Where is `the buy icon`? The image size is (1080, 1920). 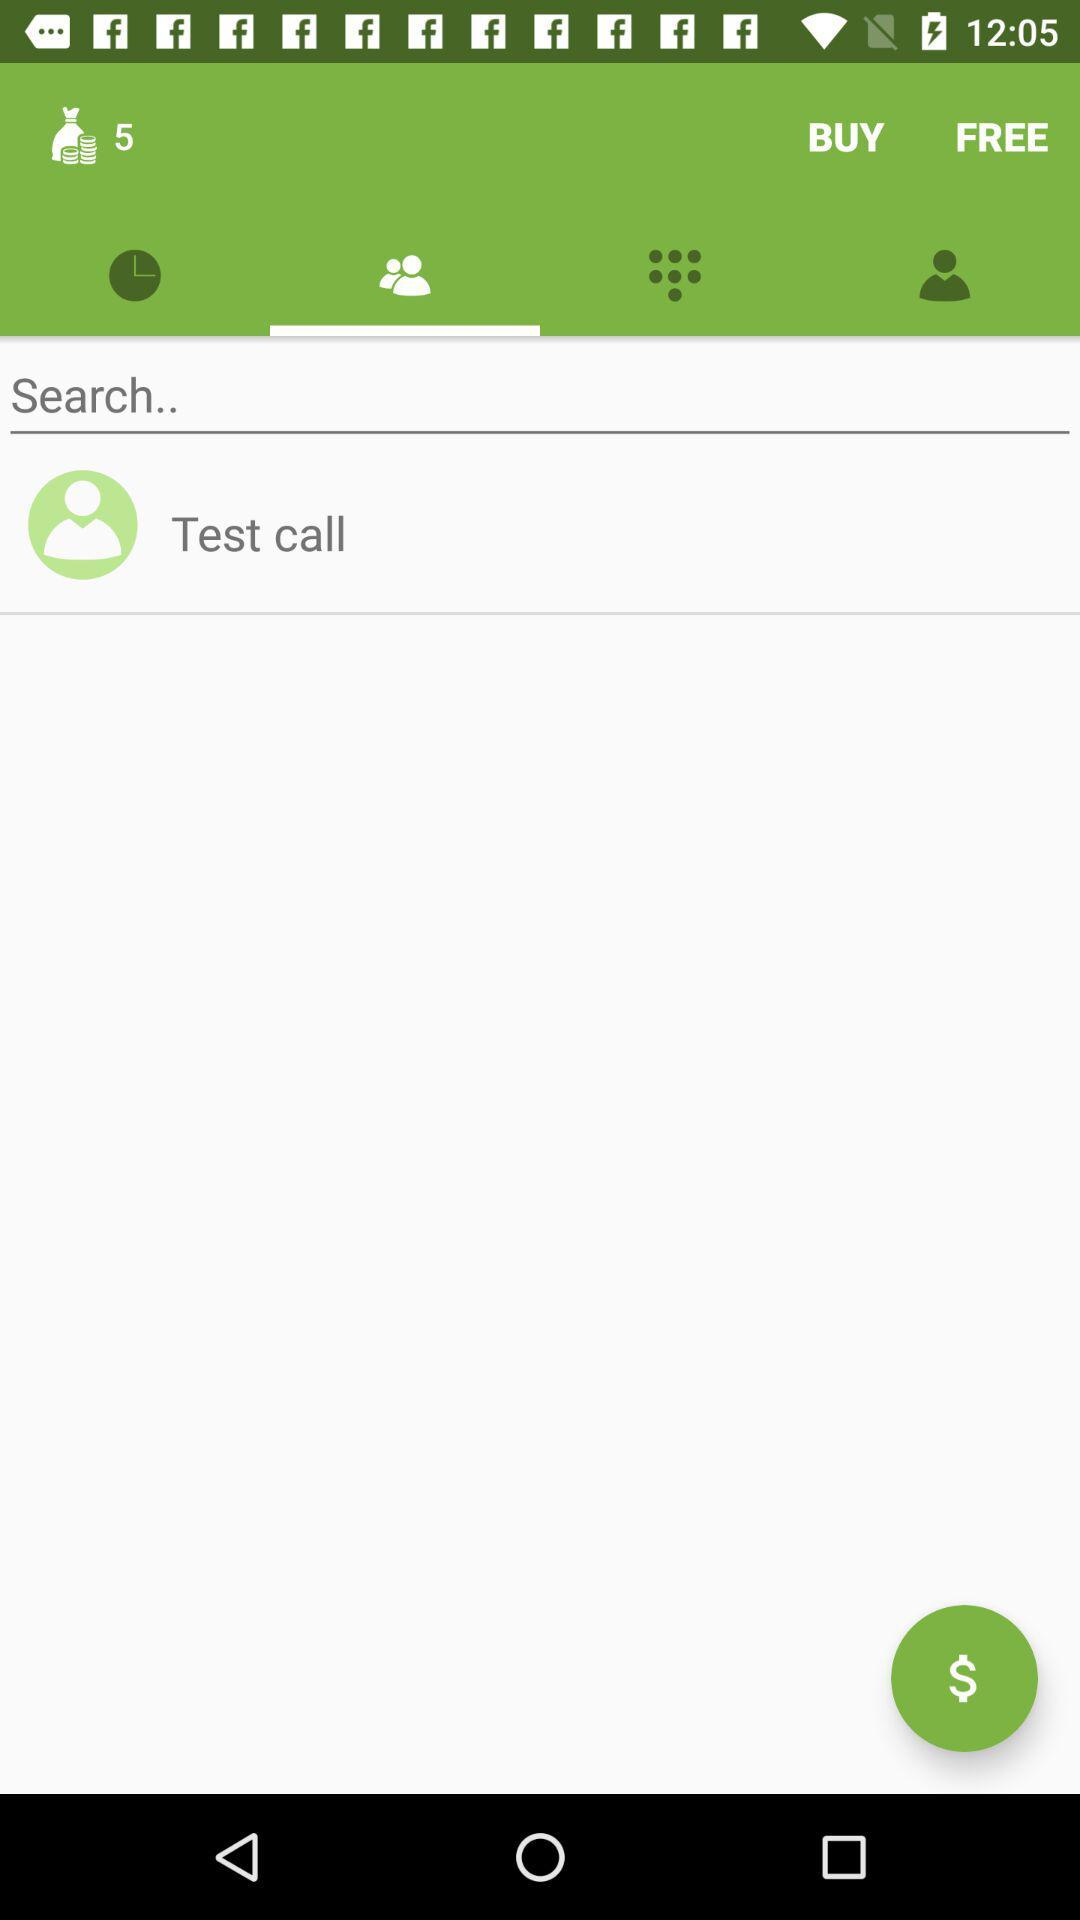 the buy icon is located at coordinates (845, 135).